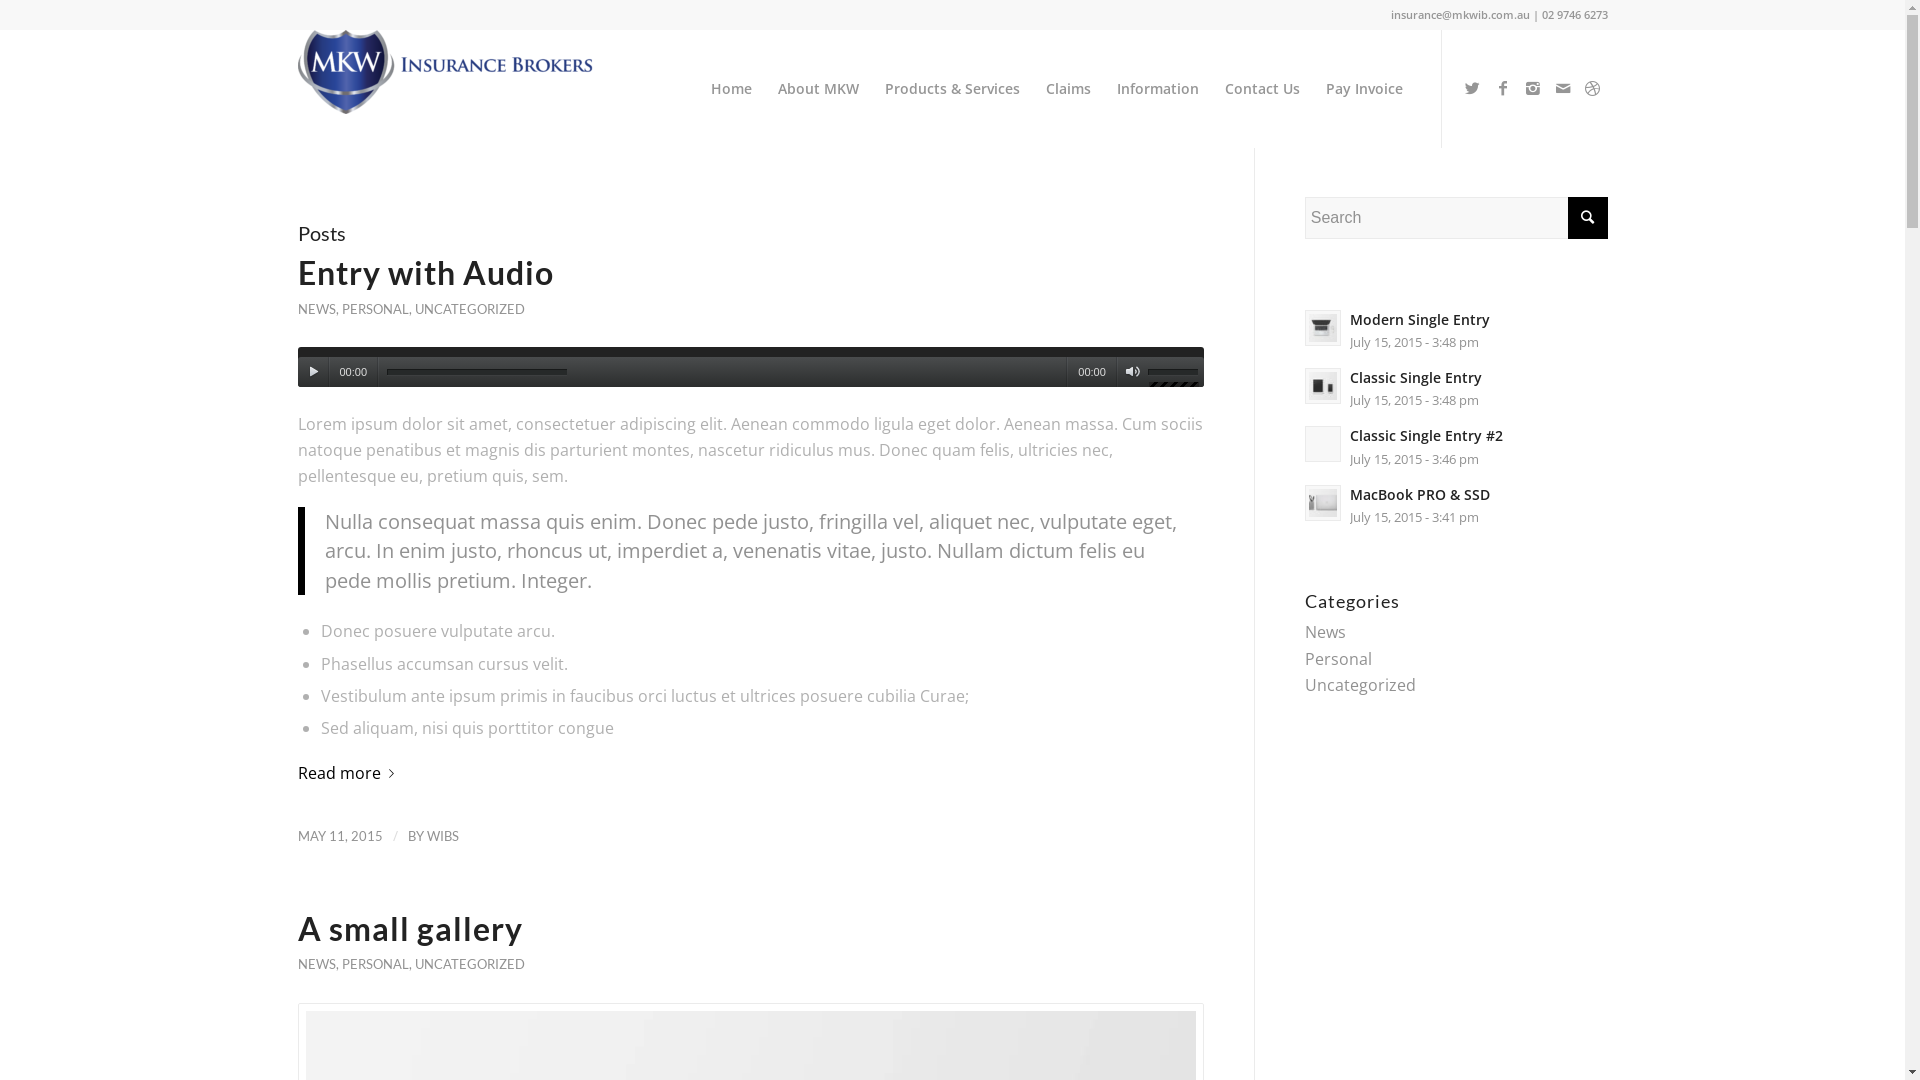 This screenshot has height=1080, width=1920. I want to click on 'Dribbble', so click(1592, 87).